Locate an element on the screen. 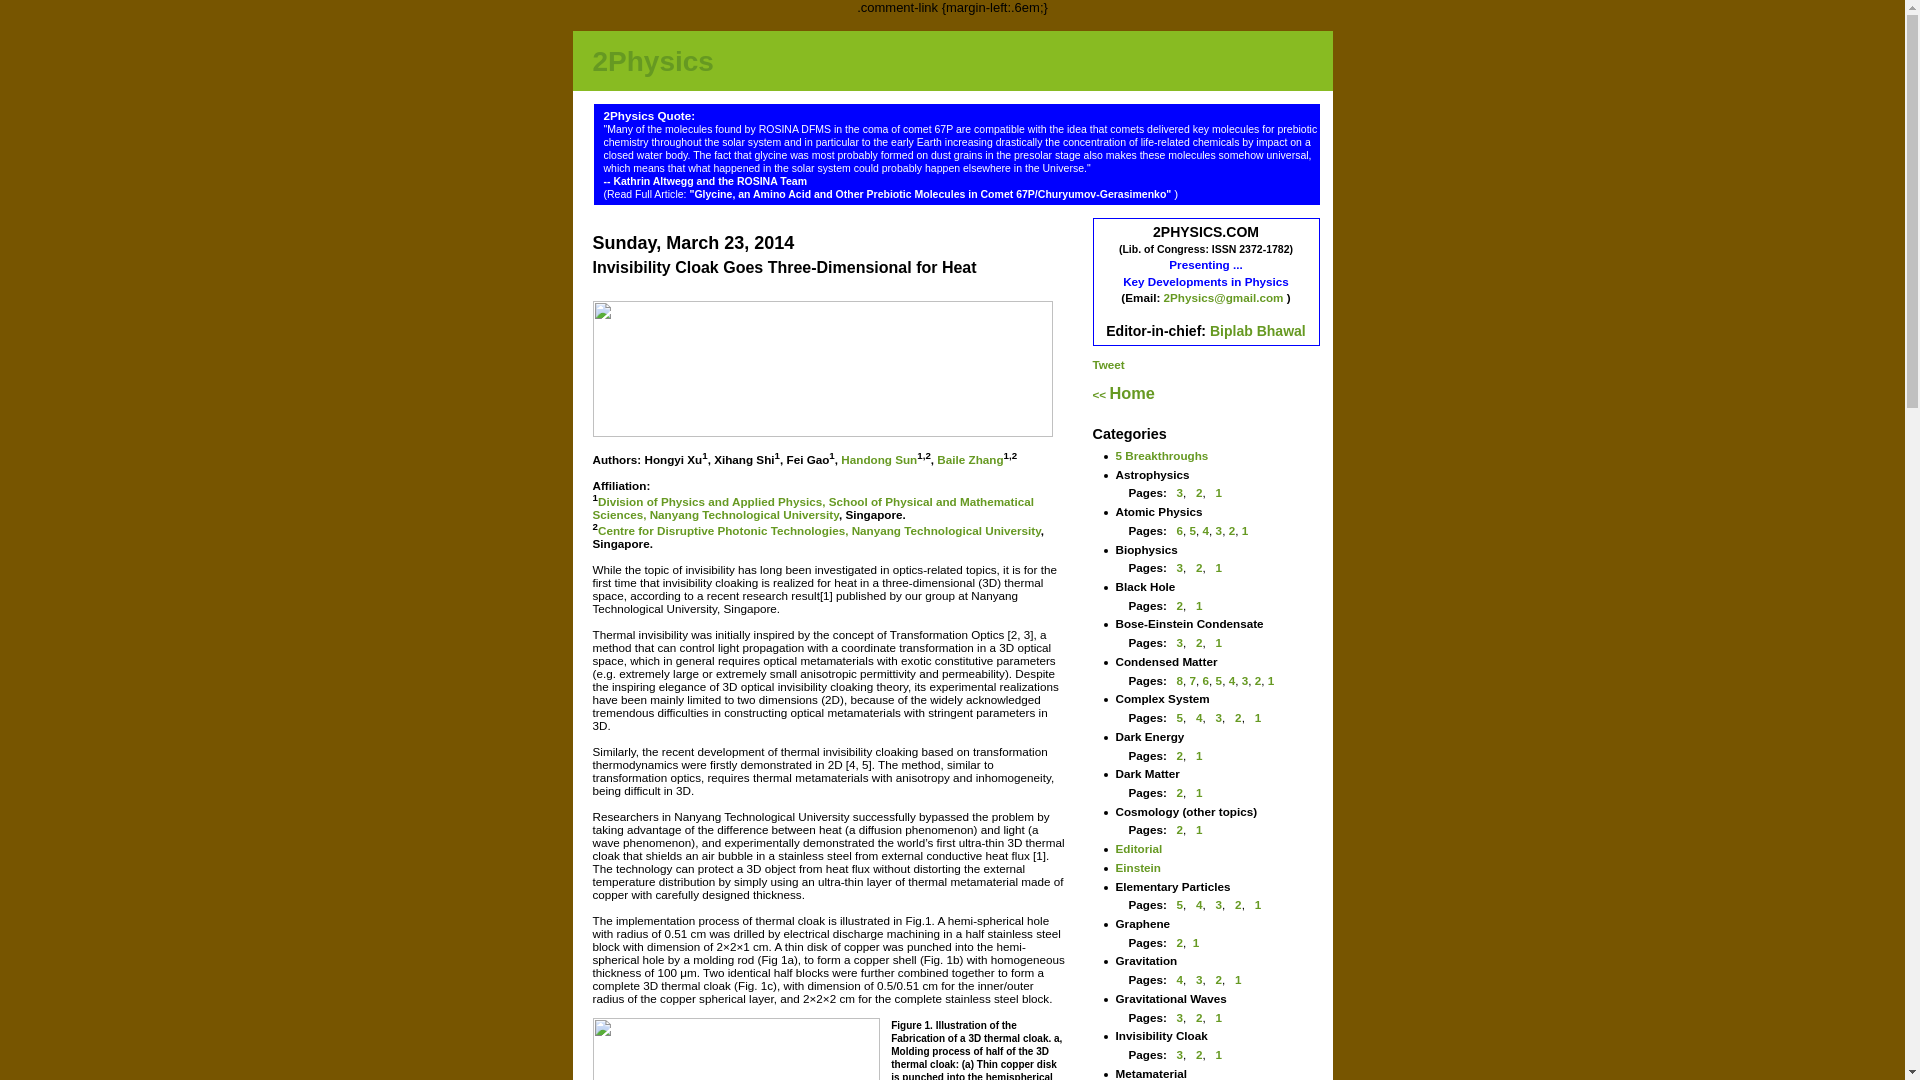 This screenshot has width=1920, height=1080. '5' is located at coordinates (1180, 716).